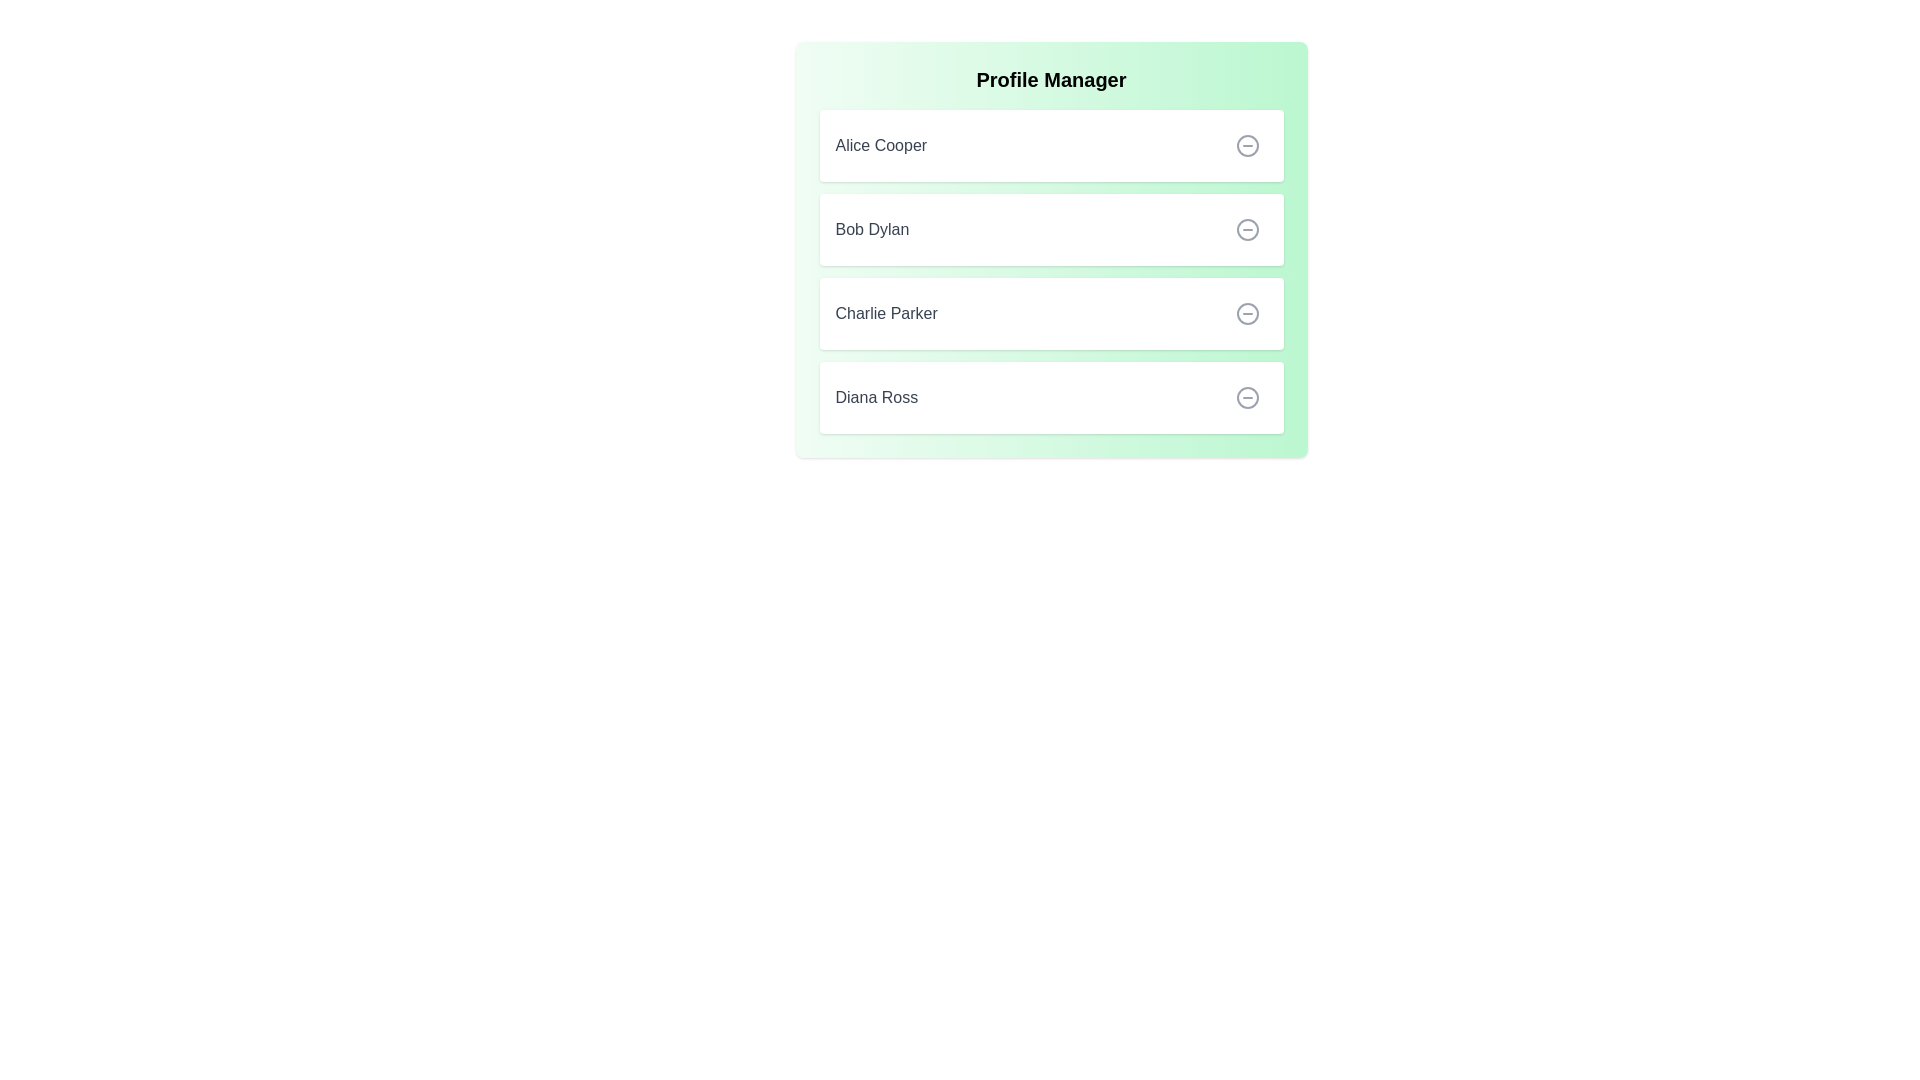 The width and height of the screenshot is (1920, 1080). I want to click on toggle button for Charlie Parker to toggle their active state, so click(1246, 313).